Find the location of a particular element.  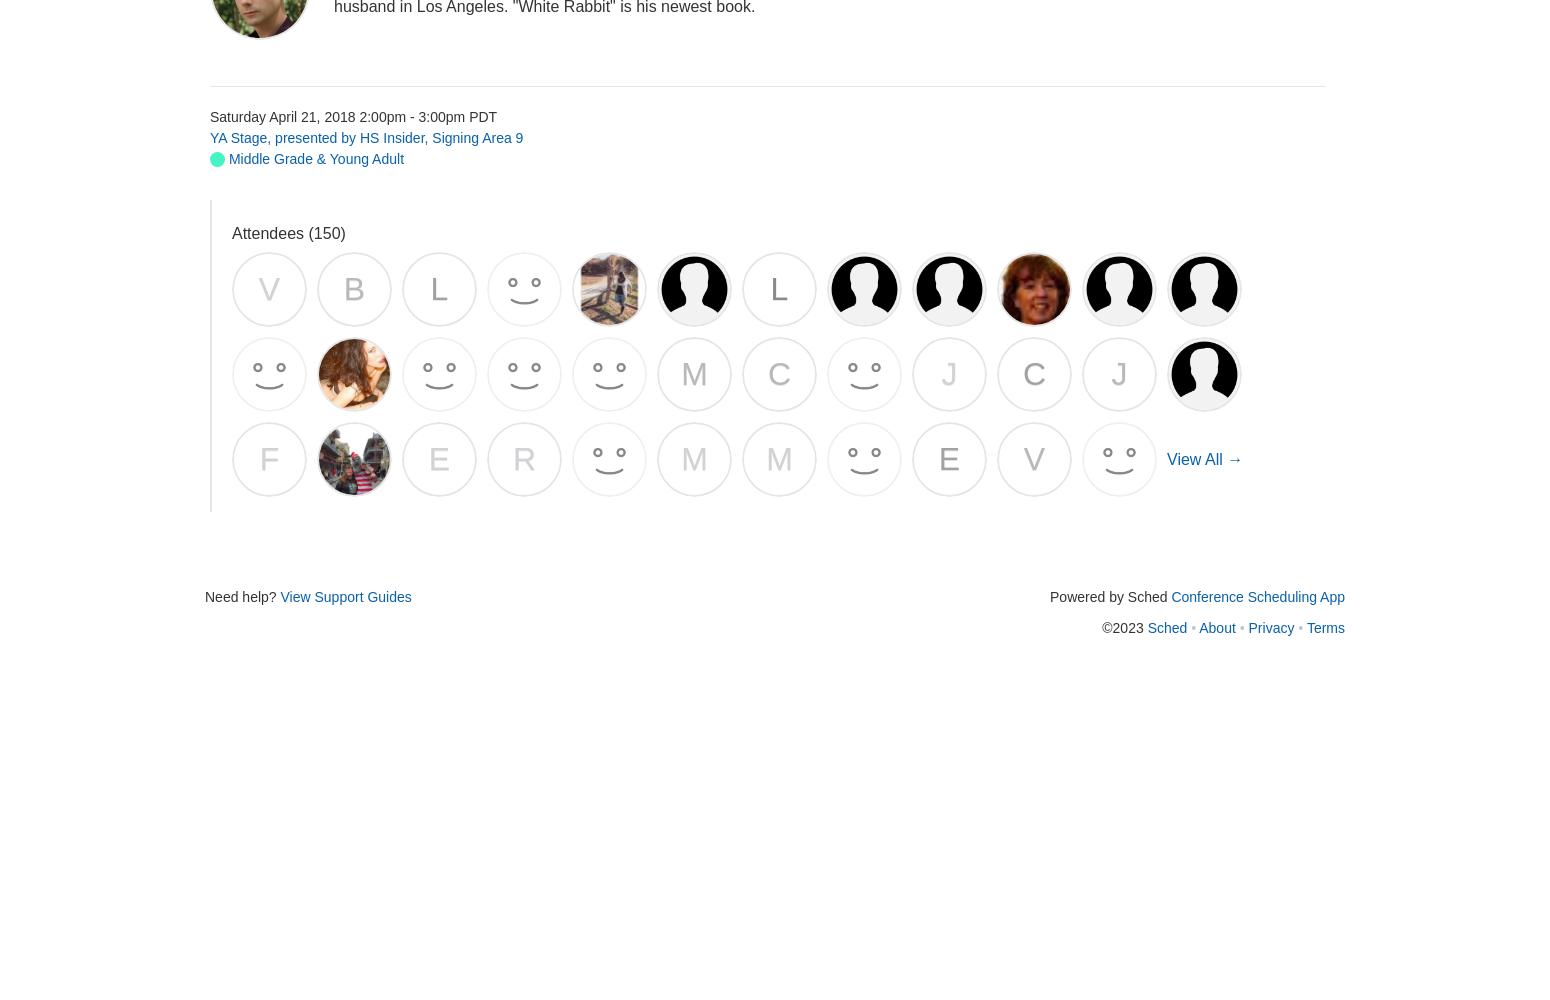

'Powered by Sched' is located at coordinates (1109, 596).